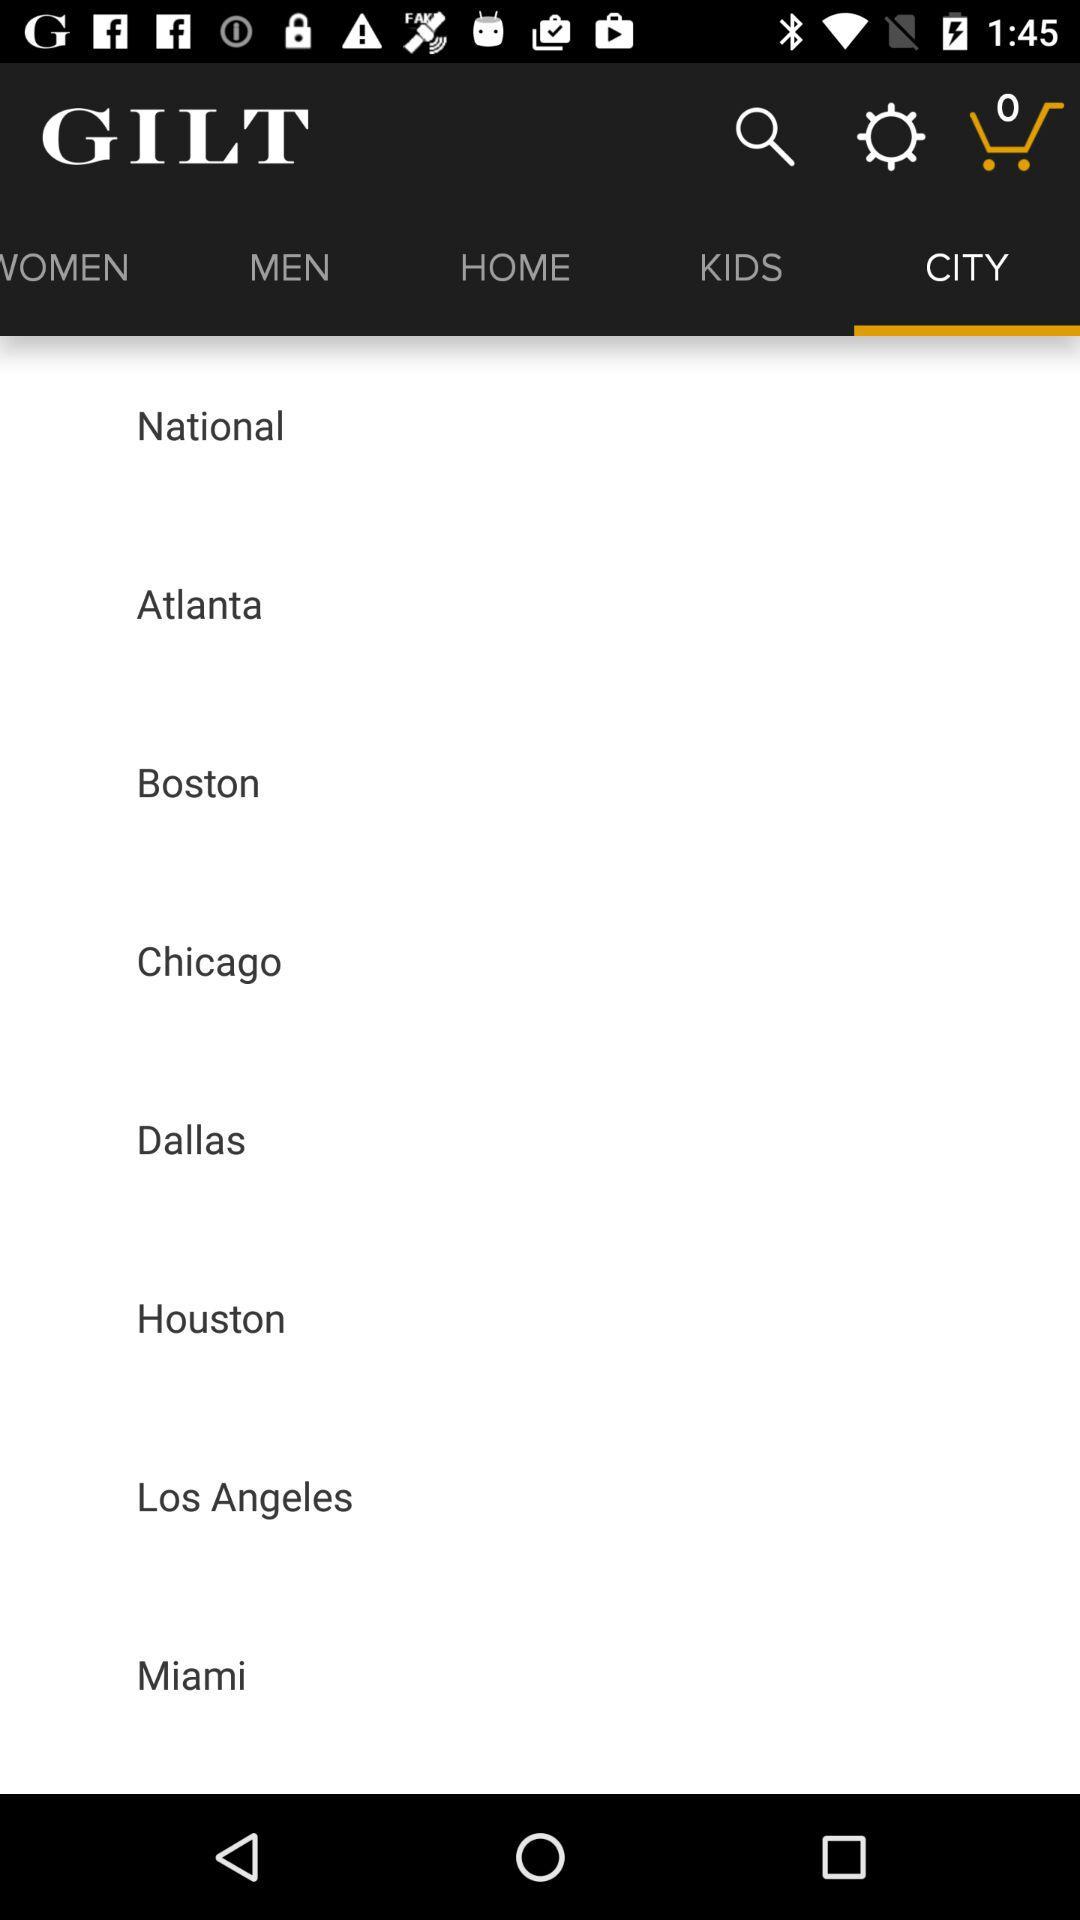 Image resolution: width=1080 pixels, height=1920 pixels. I want to click on app below houston app, so click(243, 1495).